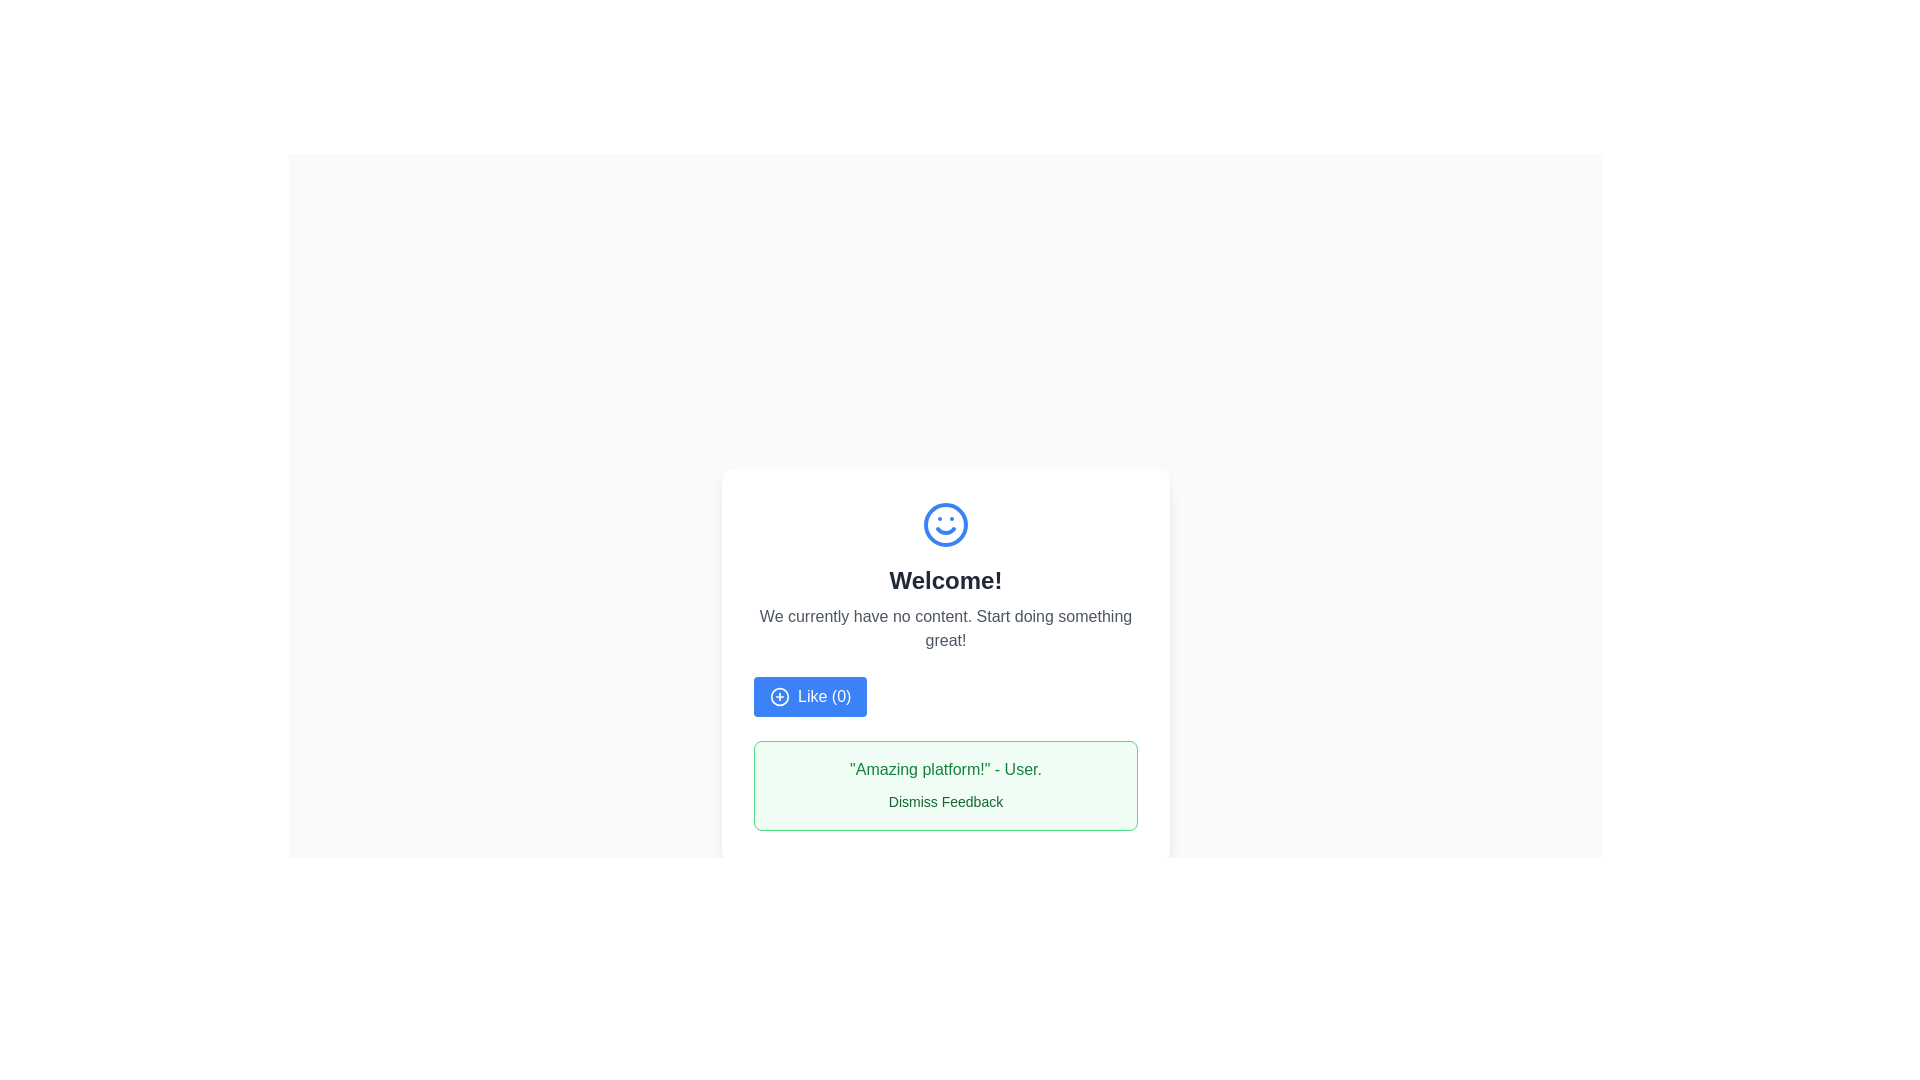 The width and height of the screenshot is (1920, 1080). Describe the element at coordinates (778, 696) in the screenshot. I see `the circular icon with a plus symbol inside the 'Like (0)' button, which is styled in a minimalist design with a blue background and white stroke colors, located under the heading 'Welcome!' and above the feedback section` at that location.